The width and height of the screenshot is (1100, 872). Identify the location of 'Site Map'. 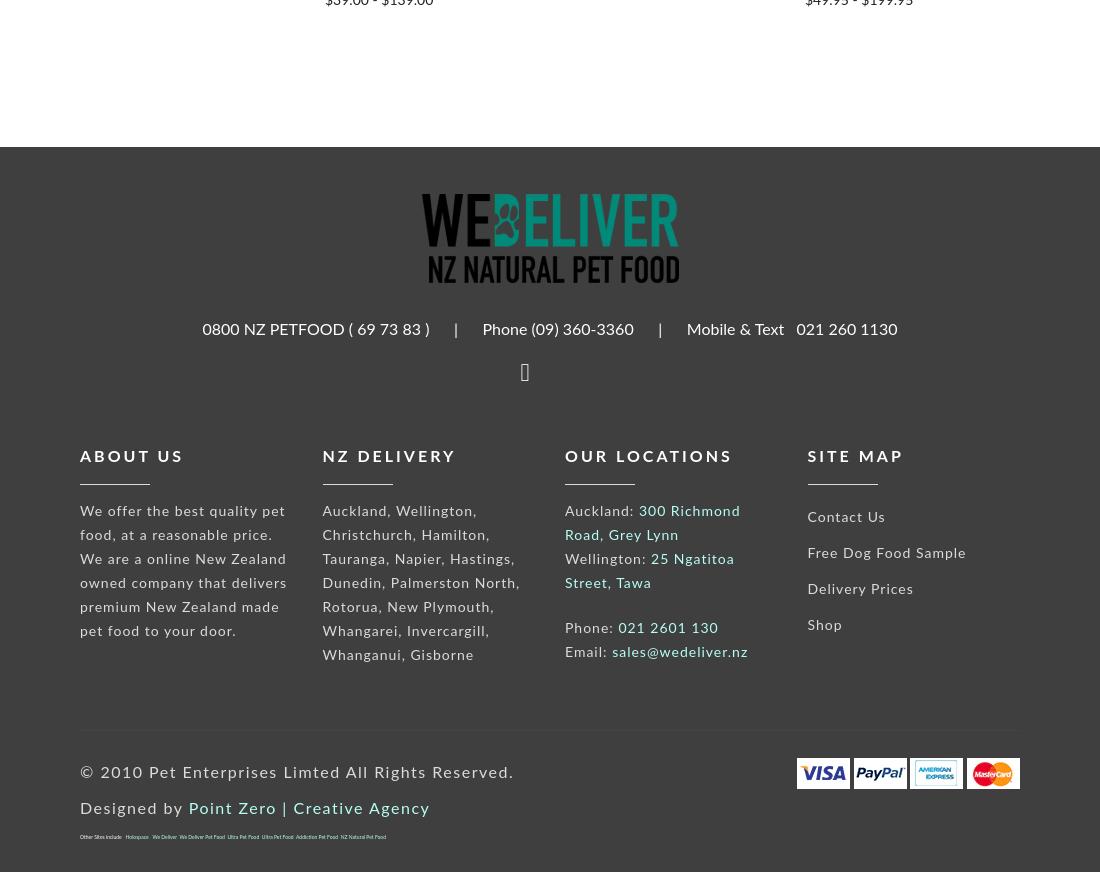
(806, 456).